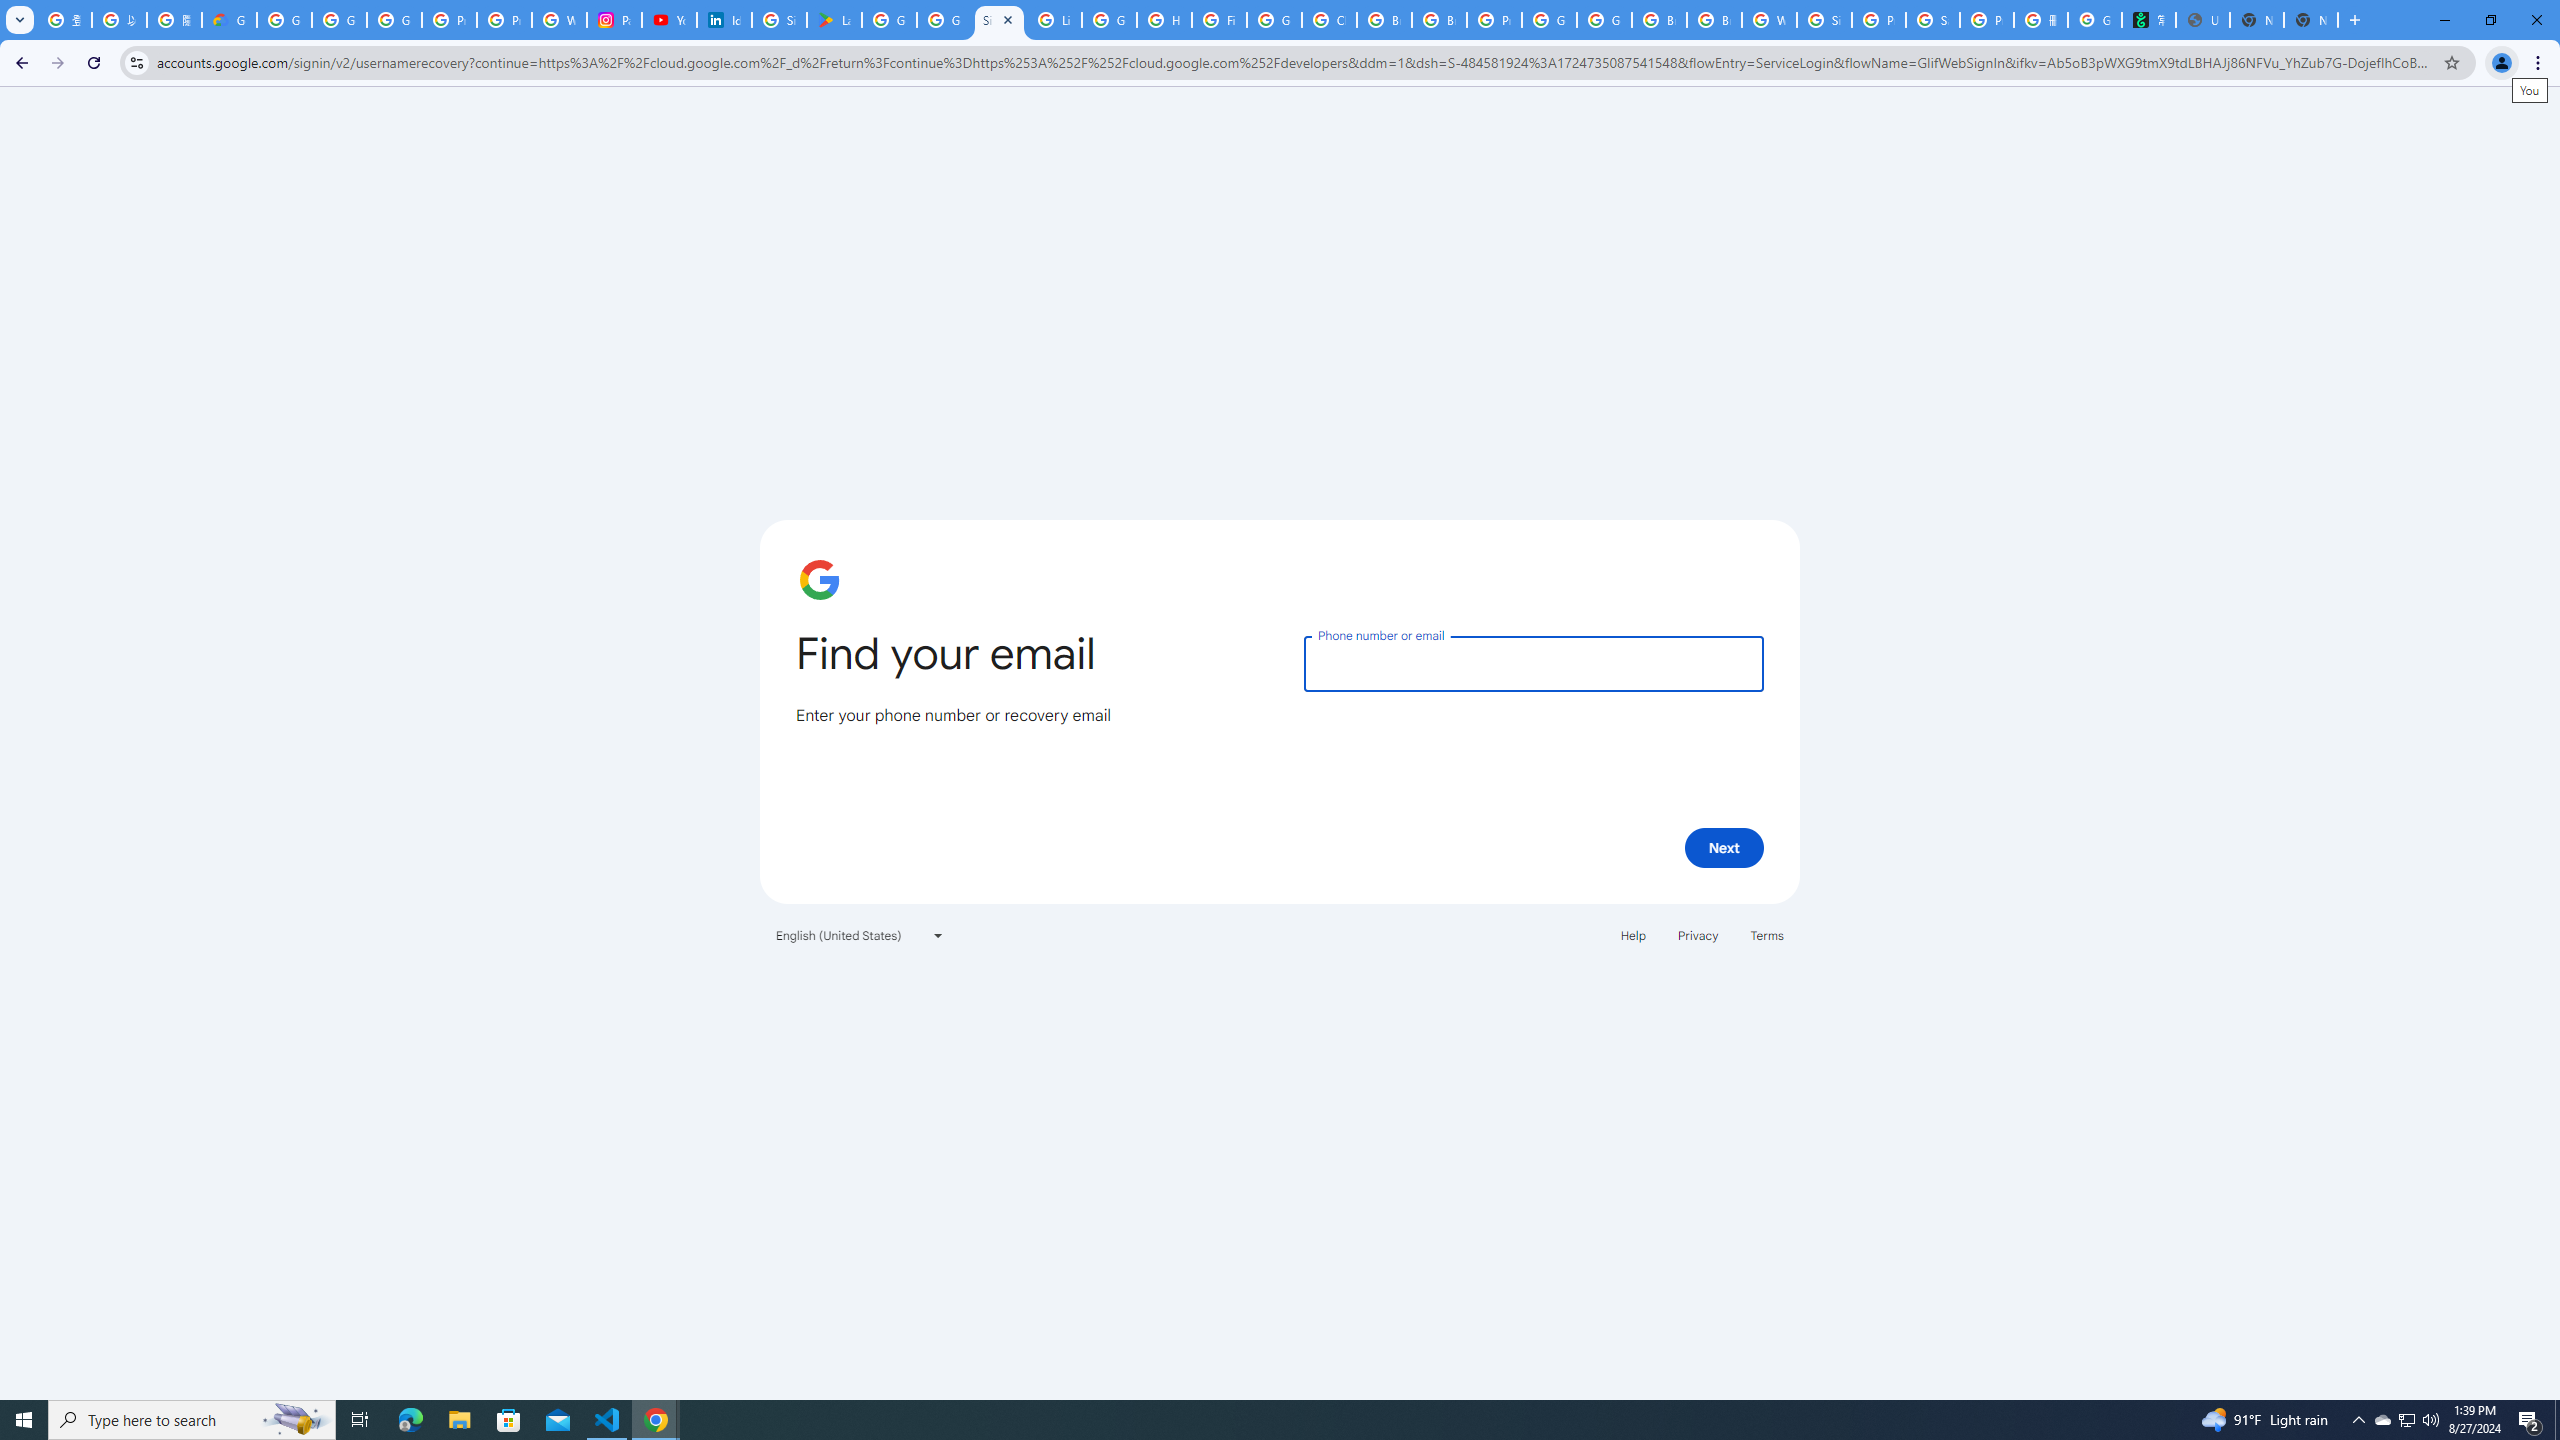 Image resolution: width=2560 pixels, height=1440 pixels. I want to click on 'Restore', so click(2490, 19).